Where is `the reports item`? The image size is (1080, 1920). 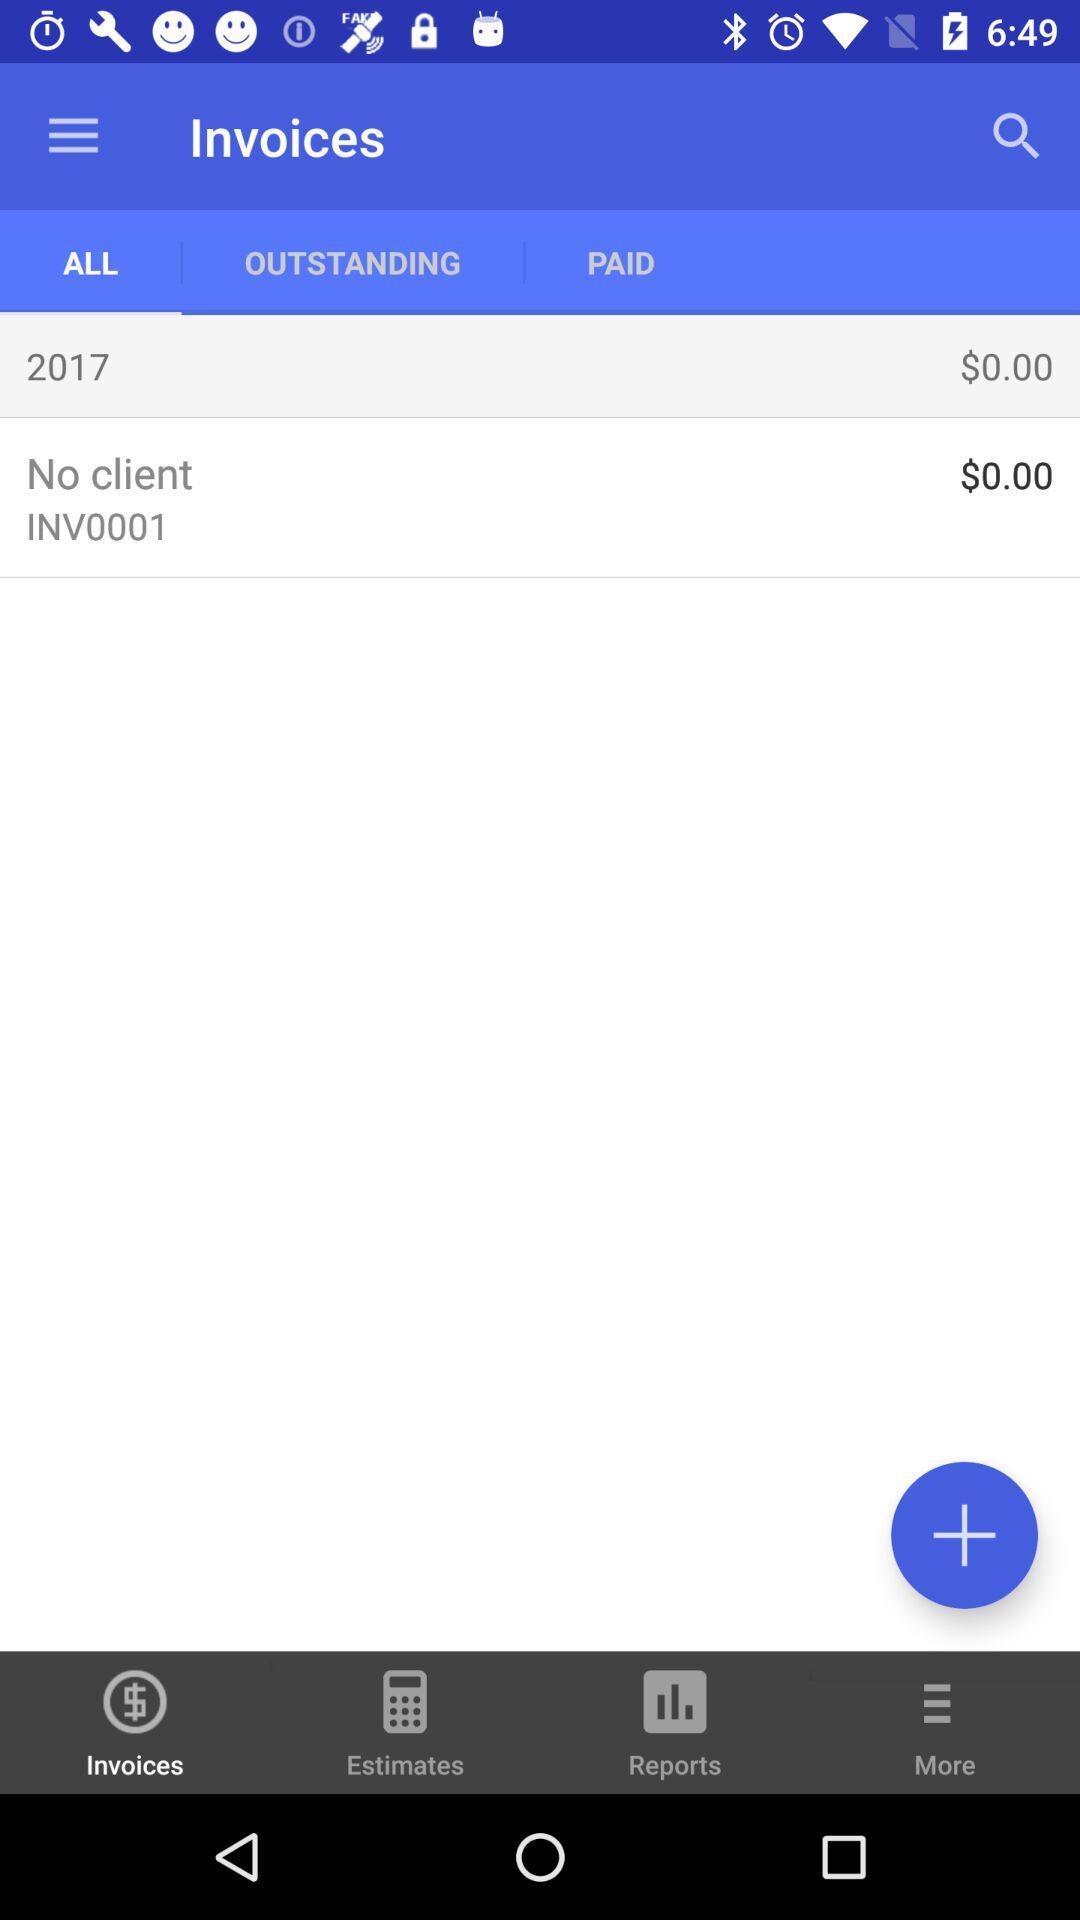
the reports item is located at coordinates (675, 1731).